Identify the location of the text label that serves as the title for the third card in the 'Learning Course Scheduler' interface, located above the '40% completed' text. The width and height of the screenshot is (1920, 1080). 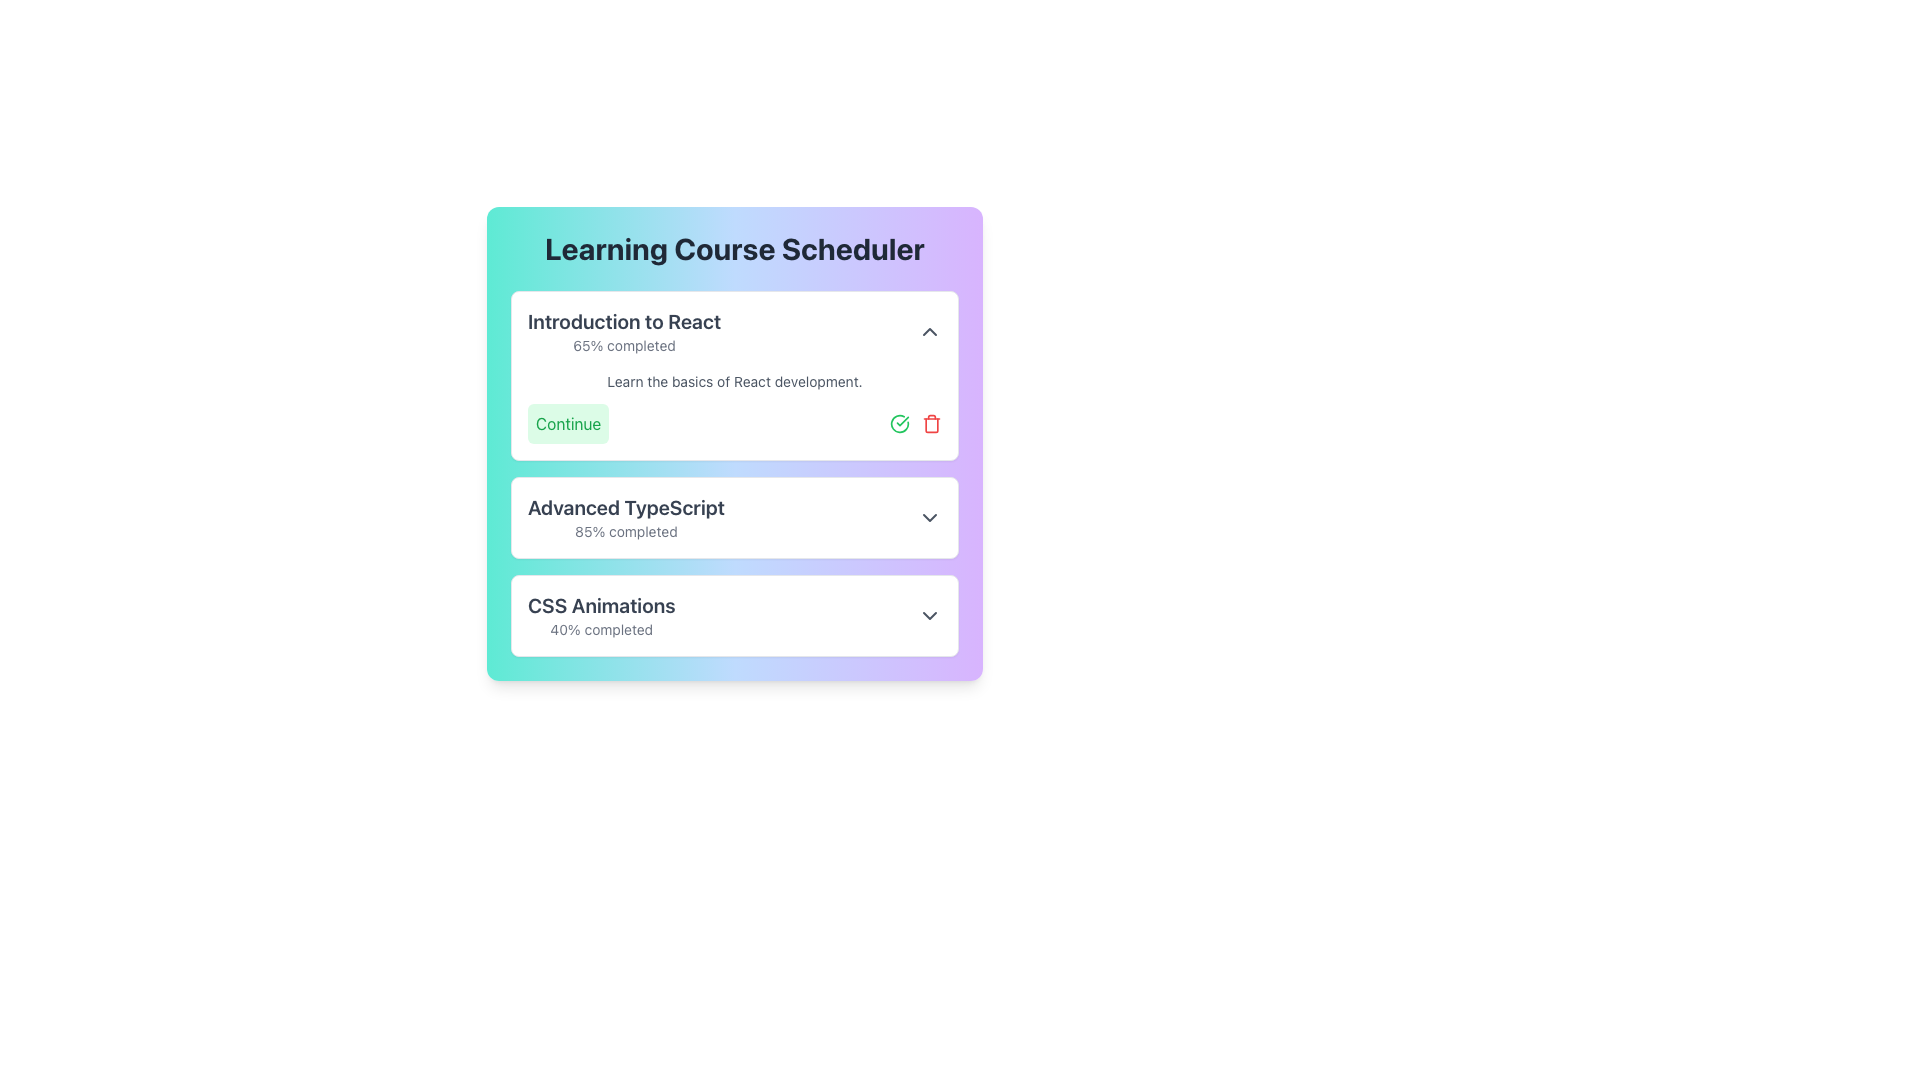
(600, 604).